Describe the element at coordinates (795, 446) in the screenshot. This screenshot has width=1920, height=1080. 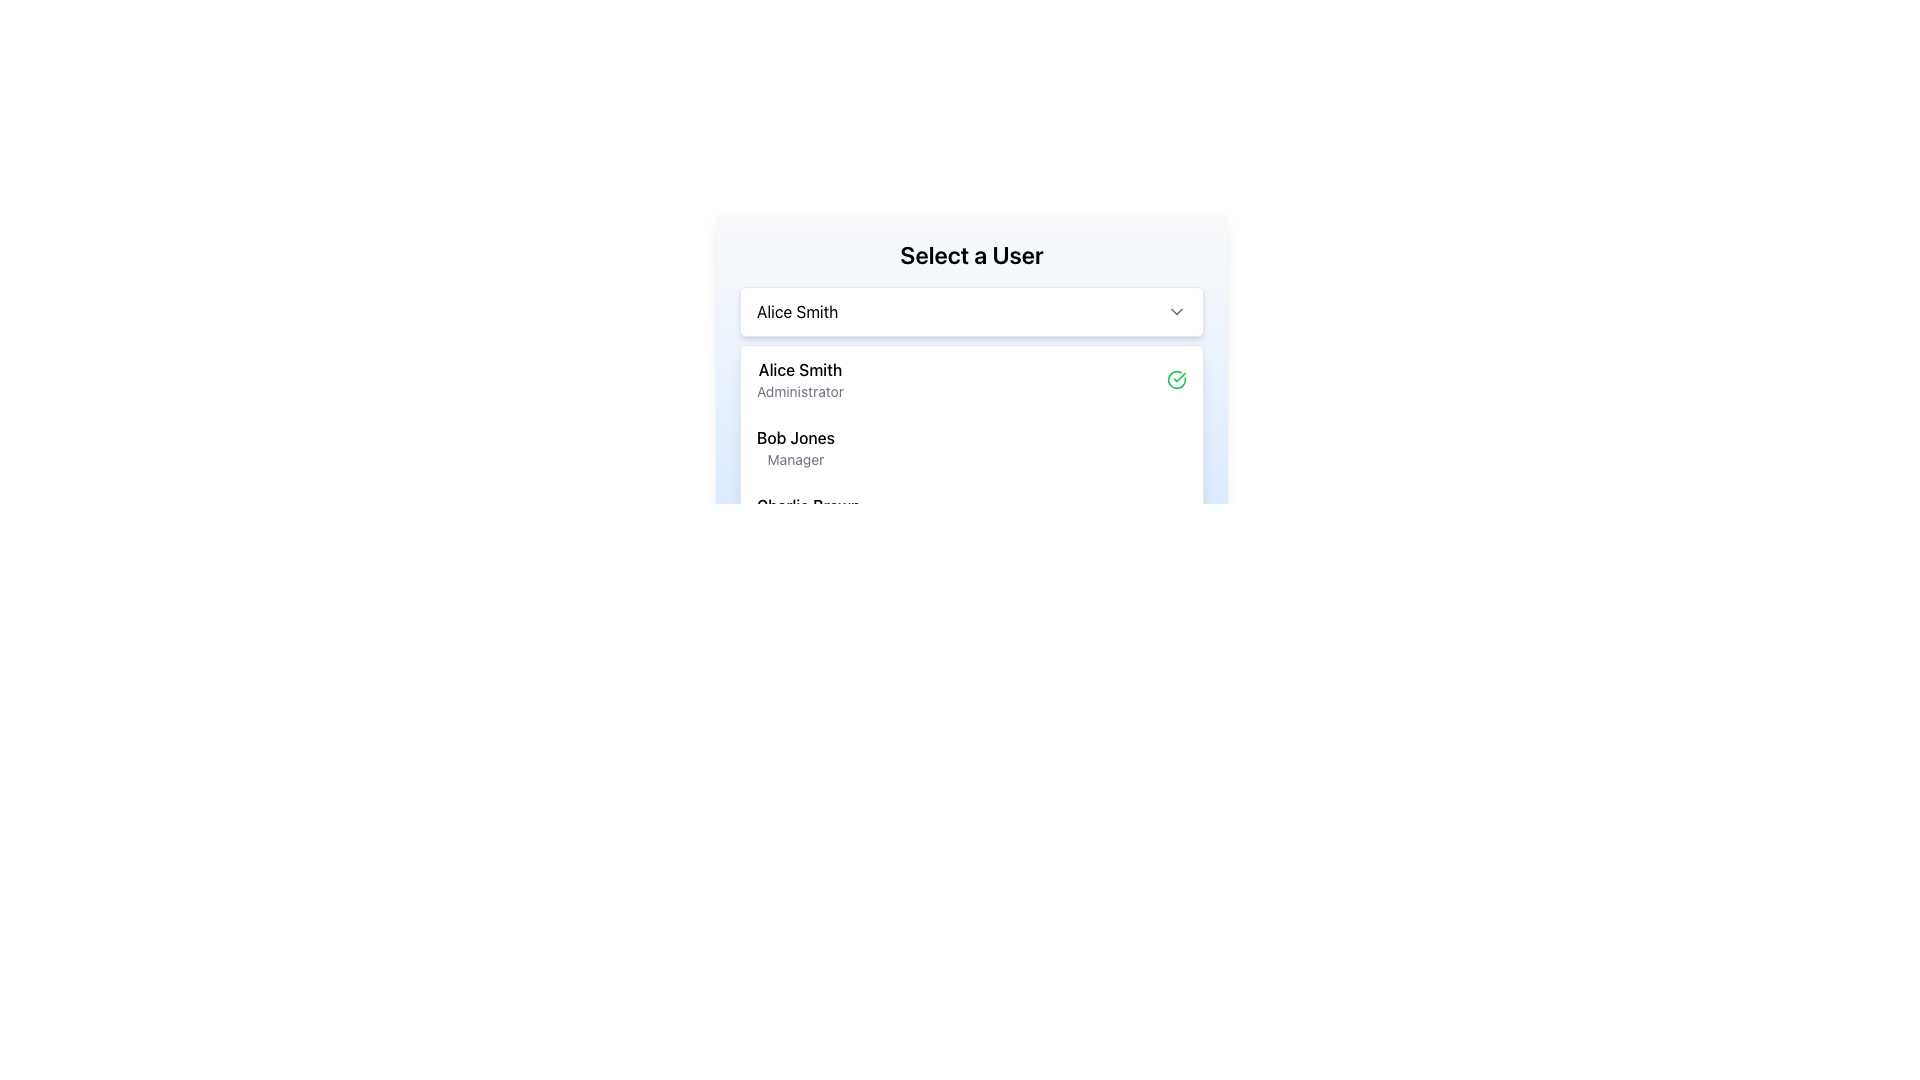
I see `the List item displaying 'Bob Jones' and 'Manager'` at that location.